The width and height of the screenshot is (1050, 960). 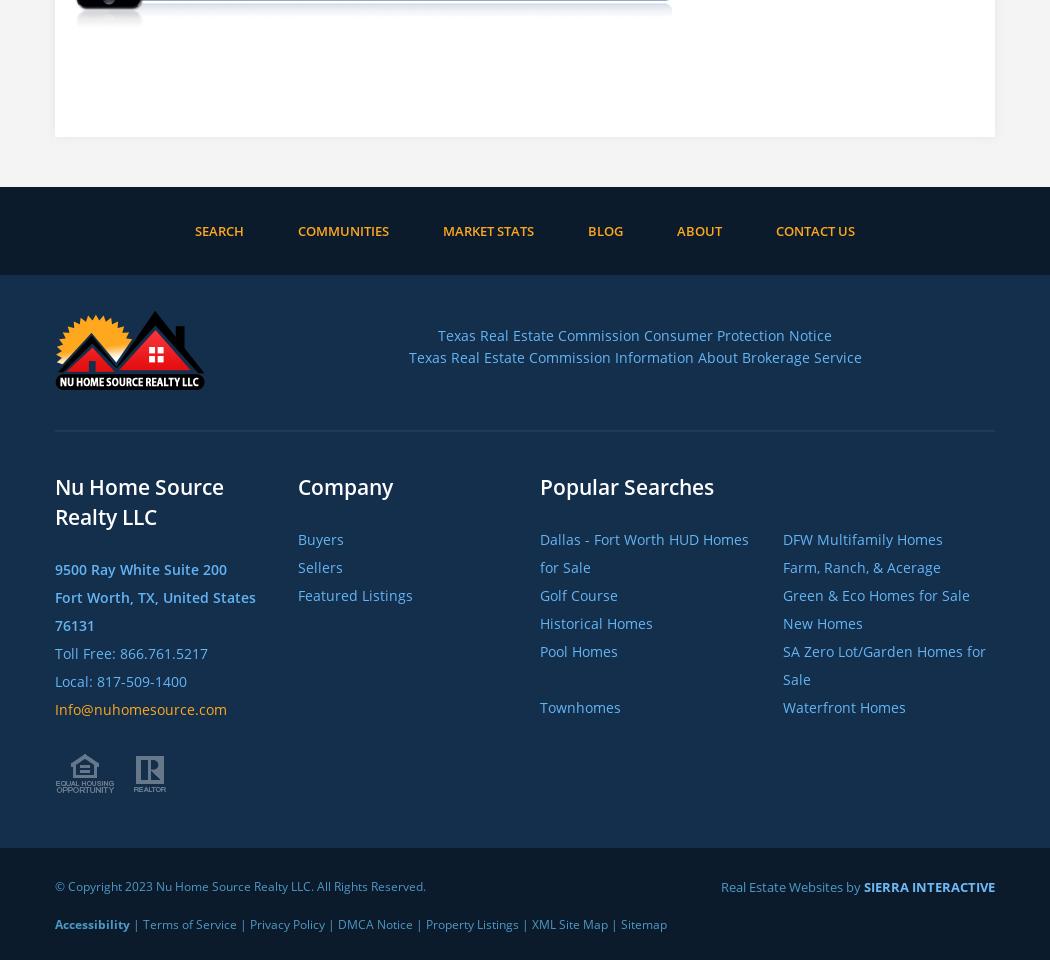 What do you see at coordinates (677, 230) in the screenshot?
I see `'About'` at bounding box center [677, 230].